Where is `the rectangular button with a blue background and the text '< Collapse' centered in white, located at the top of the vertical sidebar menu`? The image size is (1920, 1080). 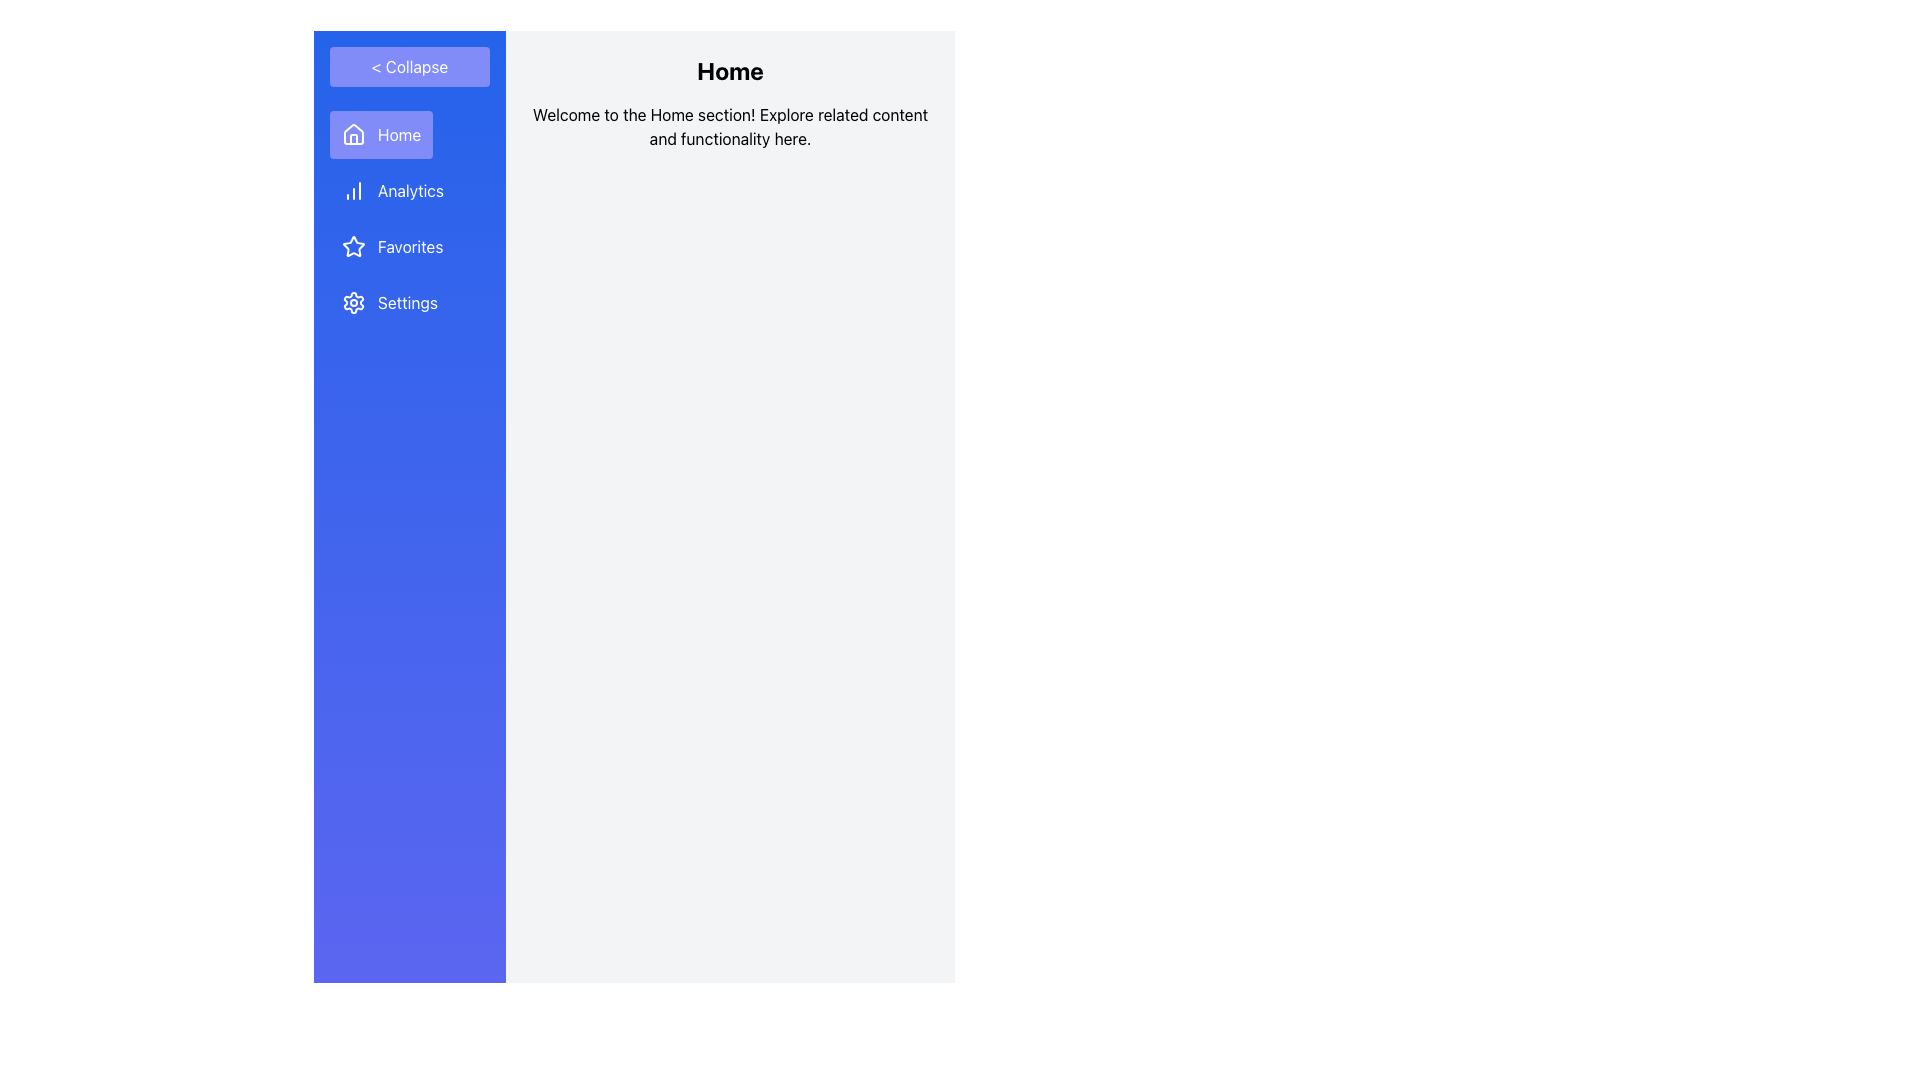
the rectangular button with a blue background and the text '< Collapse' centered in white, located at the top of the vertical sidebar menu is located at coordinates (409, 65).